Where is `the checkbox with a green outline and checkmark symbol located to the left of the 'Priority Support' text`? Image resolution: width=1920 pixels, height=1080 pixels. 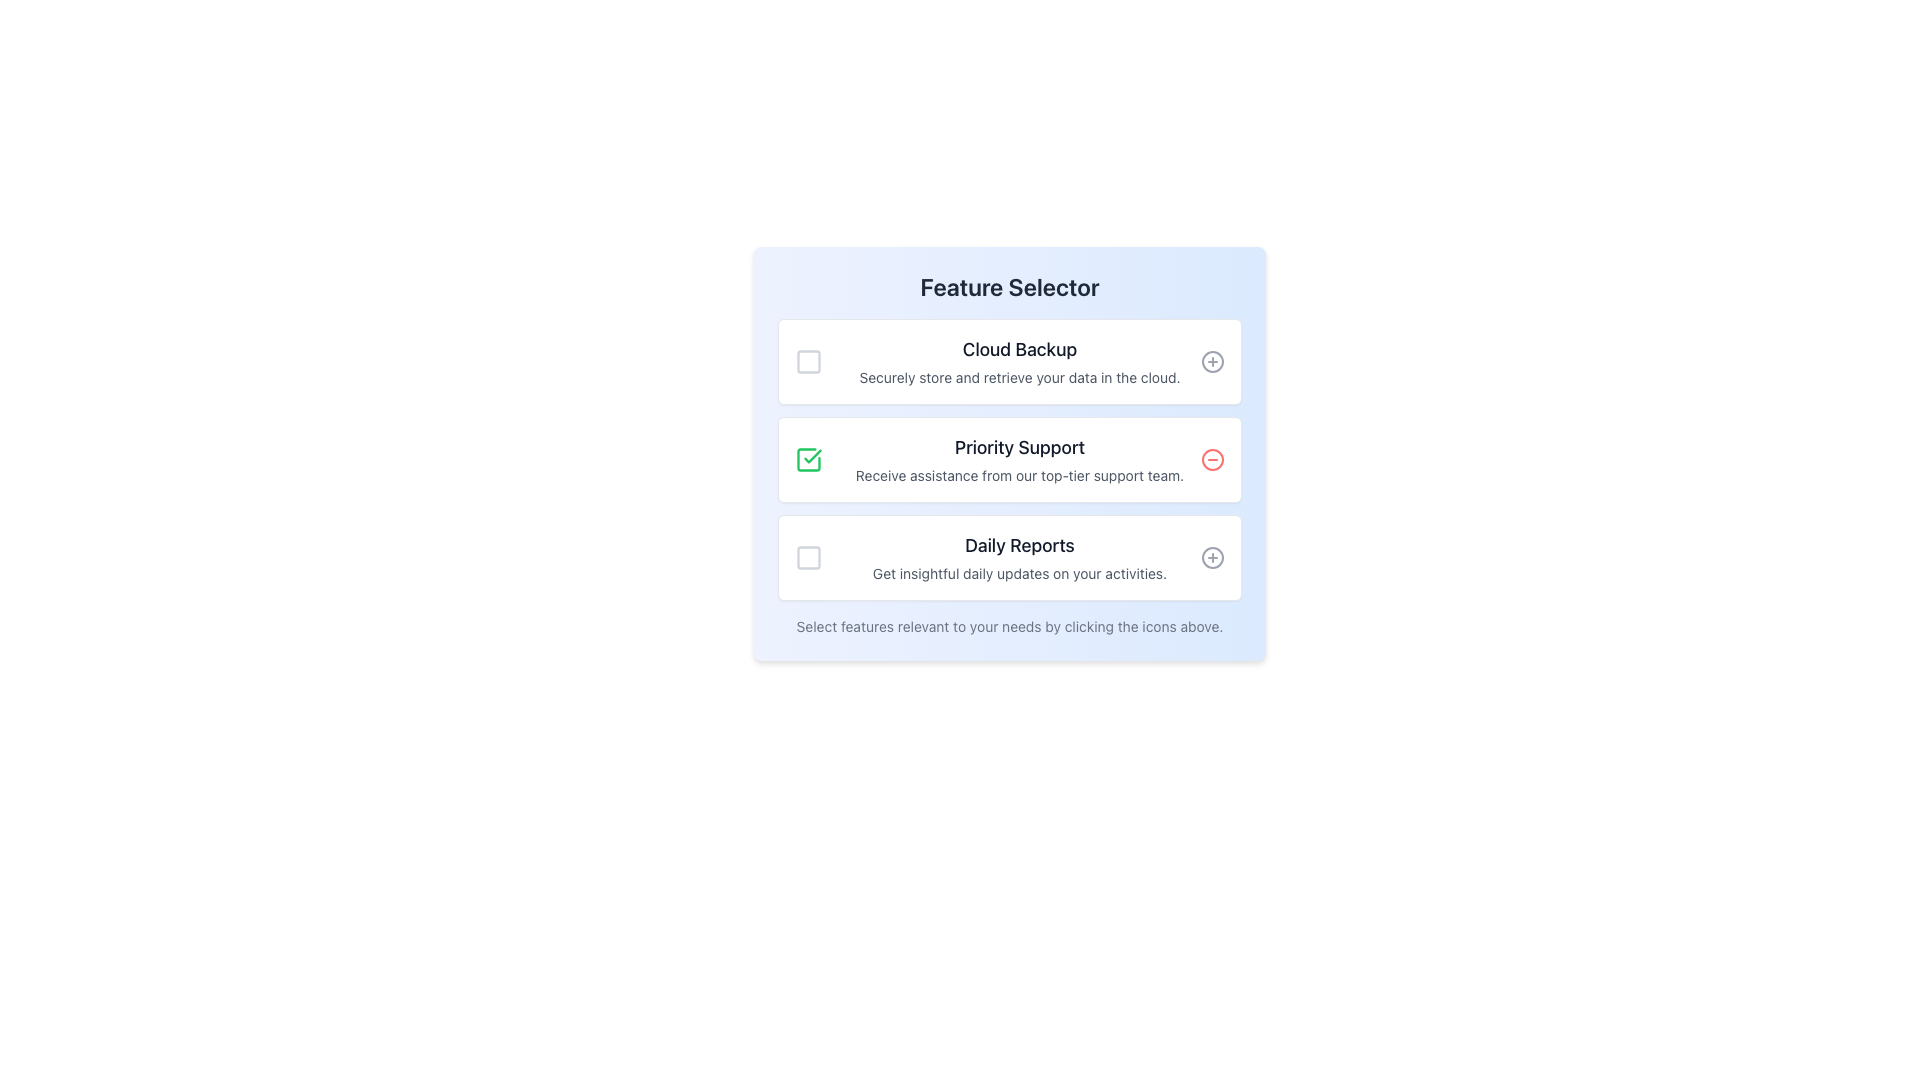 the checkbox with a green outline and checkmark symbol located to the left of the 'Priority Support' text is located at coordinates (809, 459).